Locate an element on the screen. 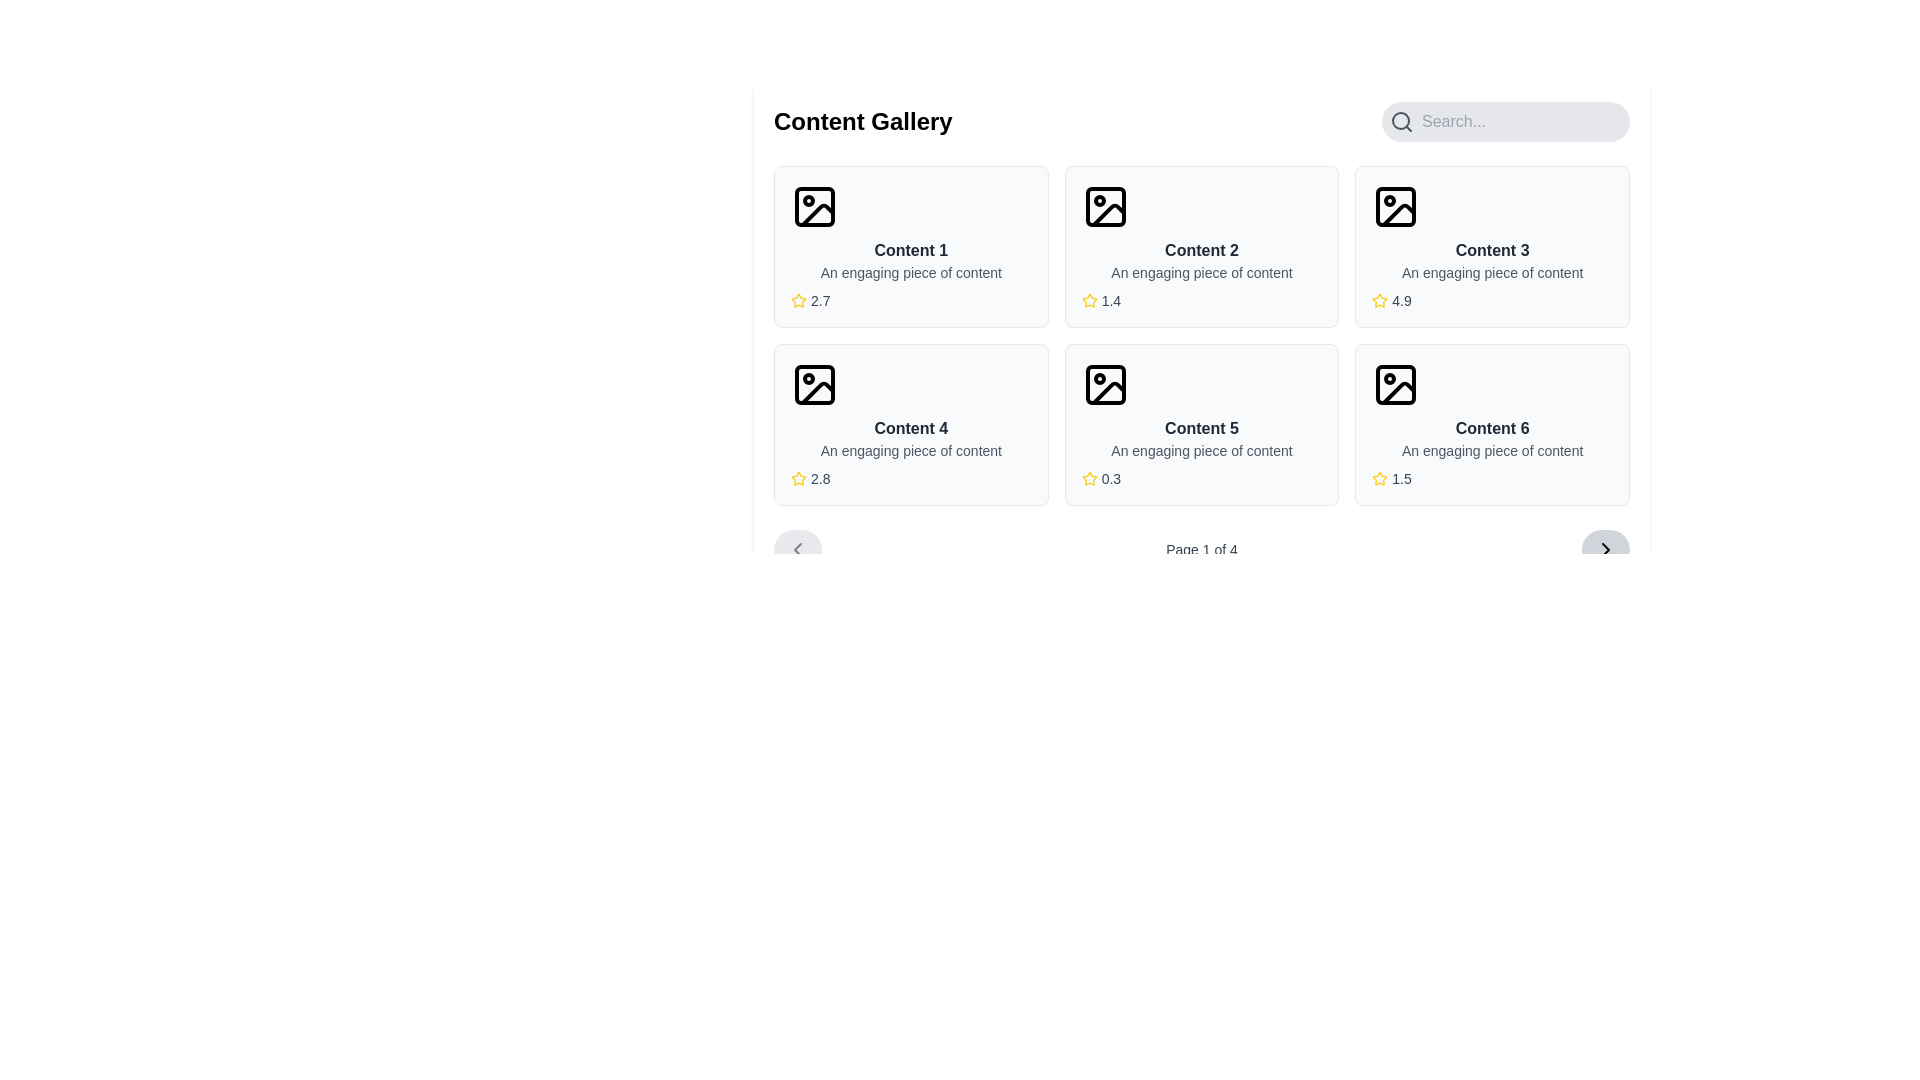 This screenshot has height=1080, width=1920. the SVG vector graphic element that represents part of an icon with a diagonal line pattern inside the 'Content 5' card in the grid is located at coordinates (1107, 393).